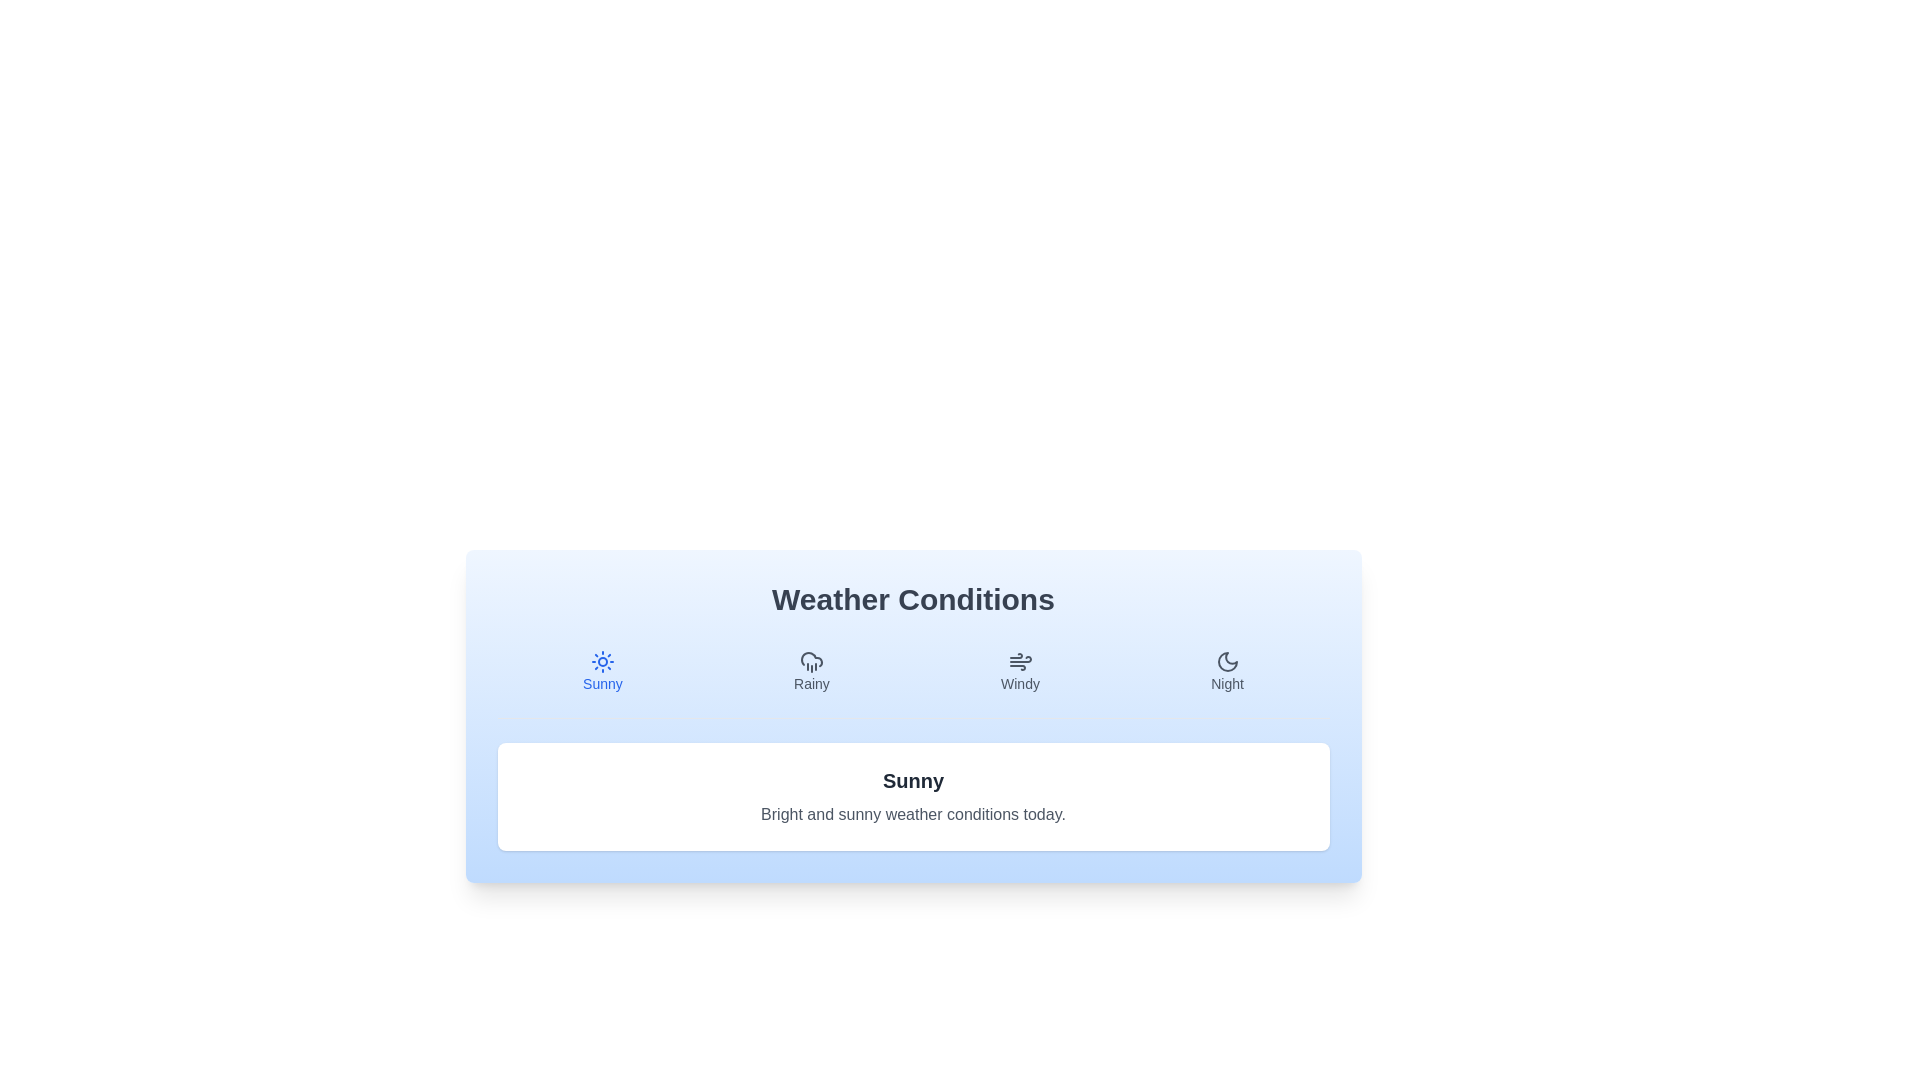  Describe the element at coordinates (811, 671) in the screenshot. I see `the icon and label for Rainy` at that location.